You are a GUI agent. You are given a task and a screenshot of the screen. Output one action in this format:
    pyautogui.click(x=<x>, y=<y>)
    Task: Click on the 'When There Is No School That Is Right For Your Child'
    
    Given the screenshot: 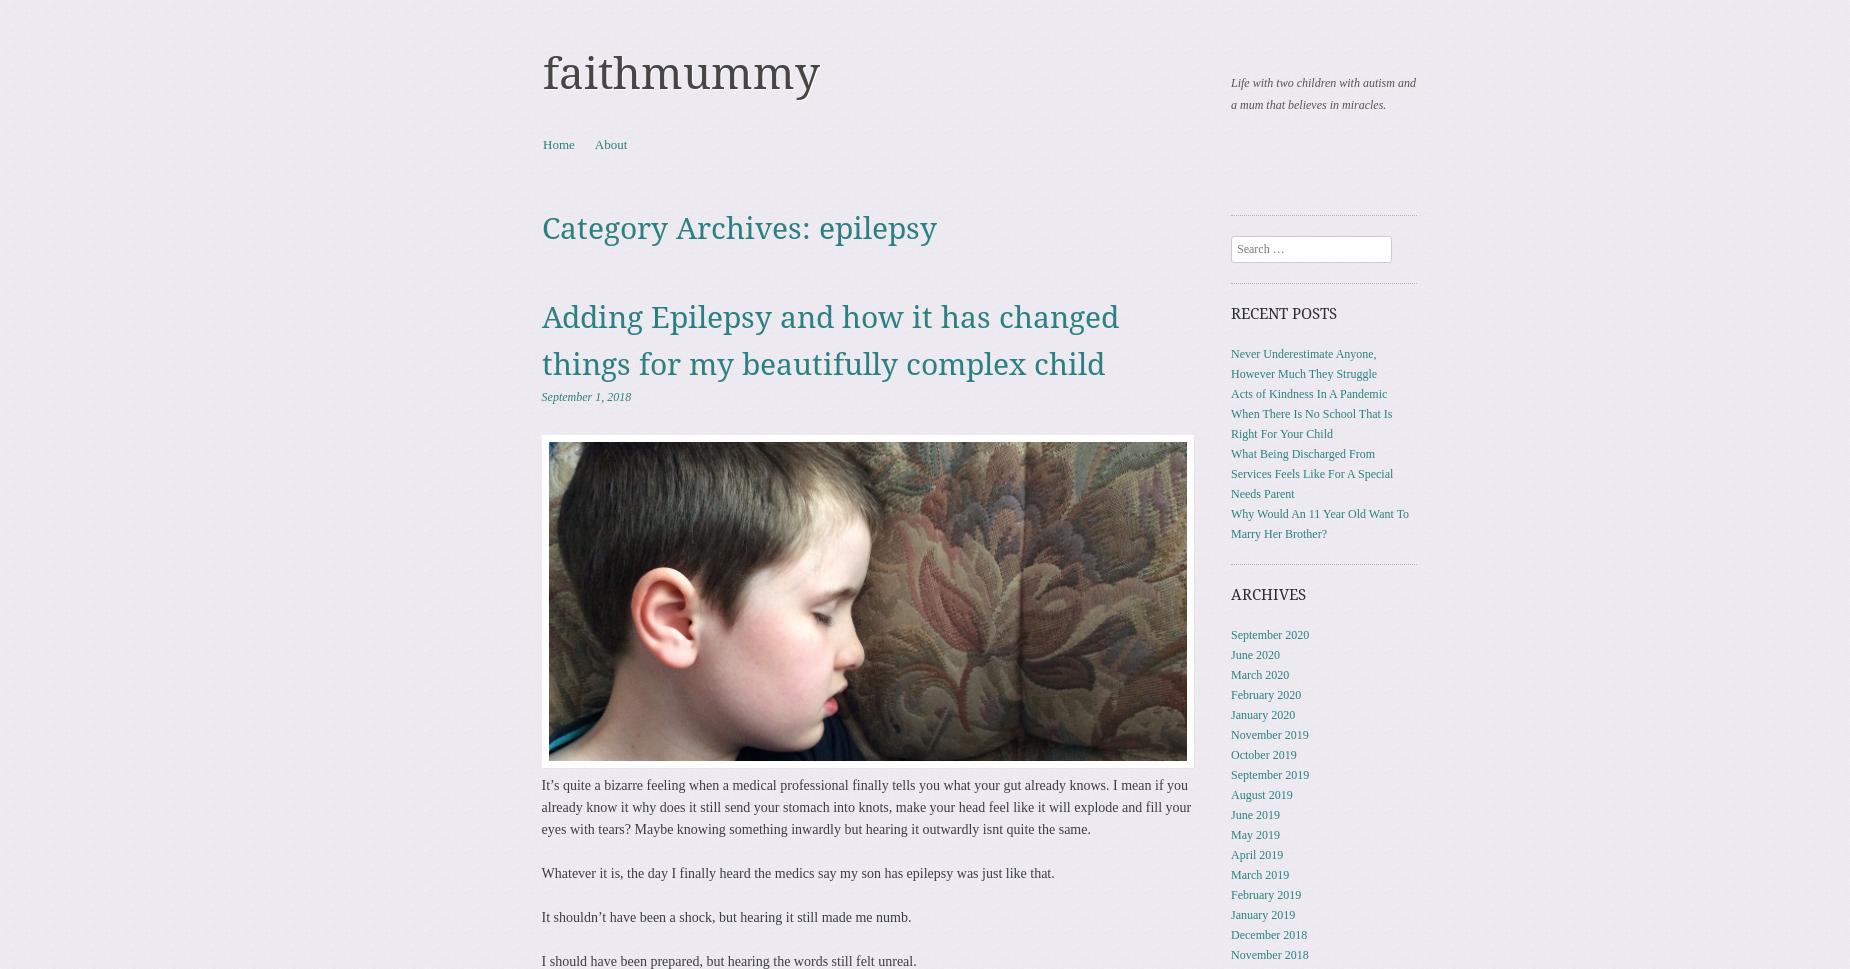 What is the action you would take?
    pyautogui.click(x=1310, y=421)
    